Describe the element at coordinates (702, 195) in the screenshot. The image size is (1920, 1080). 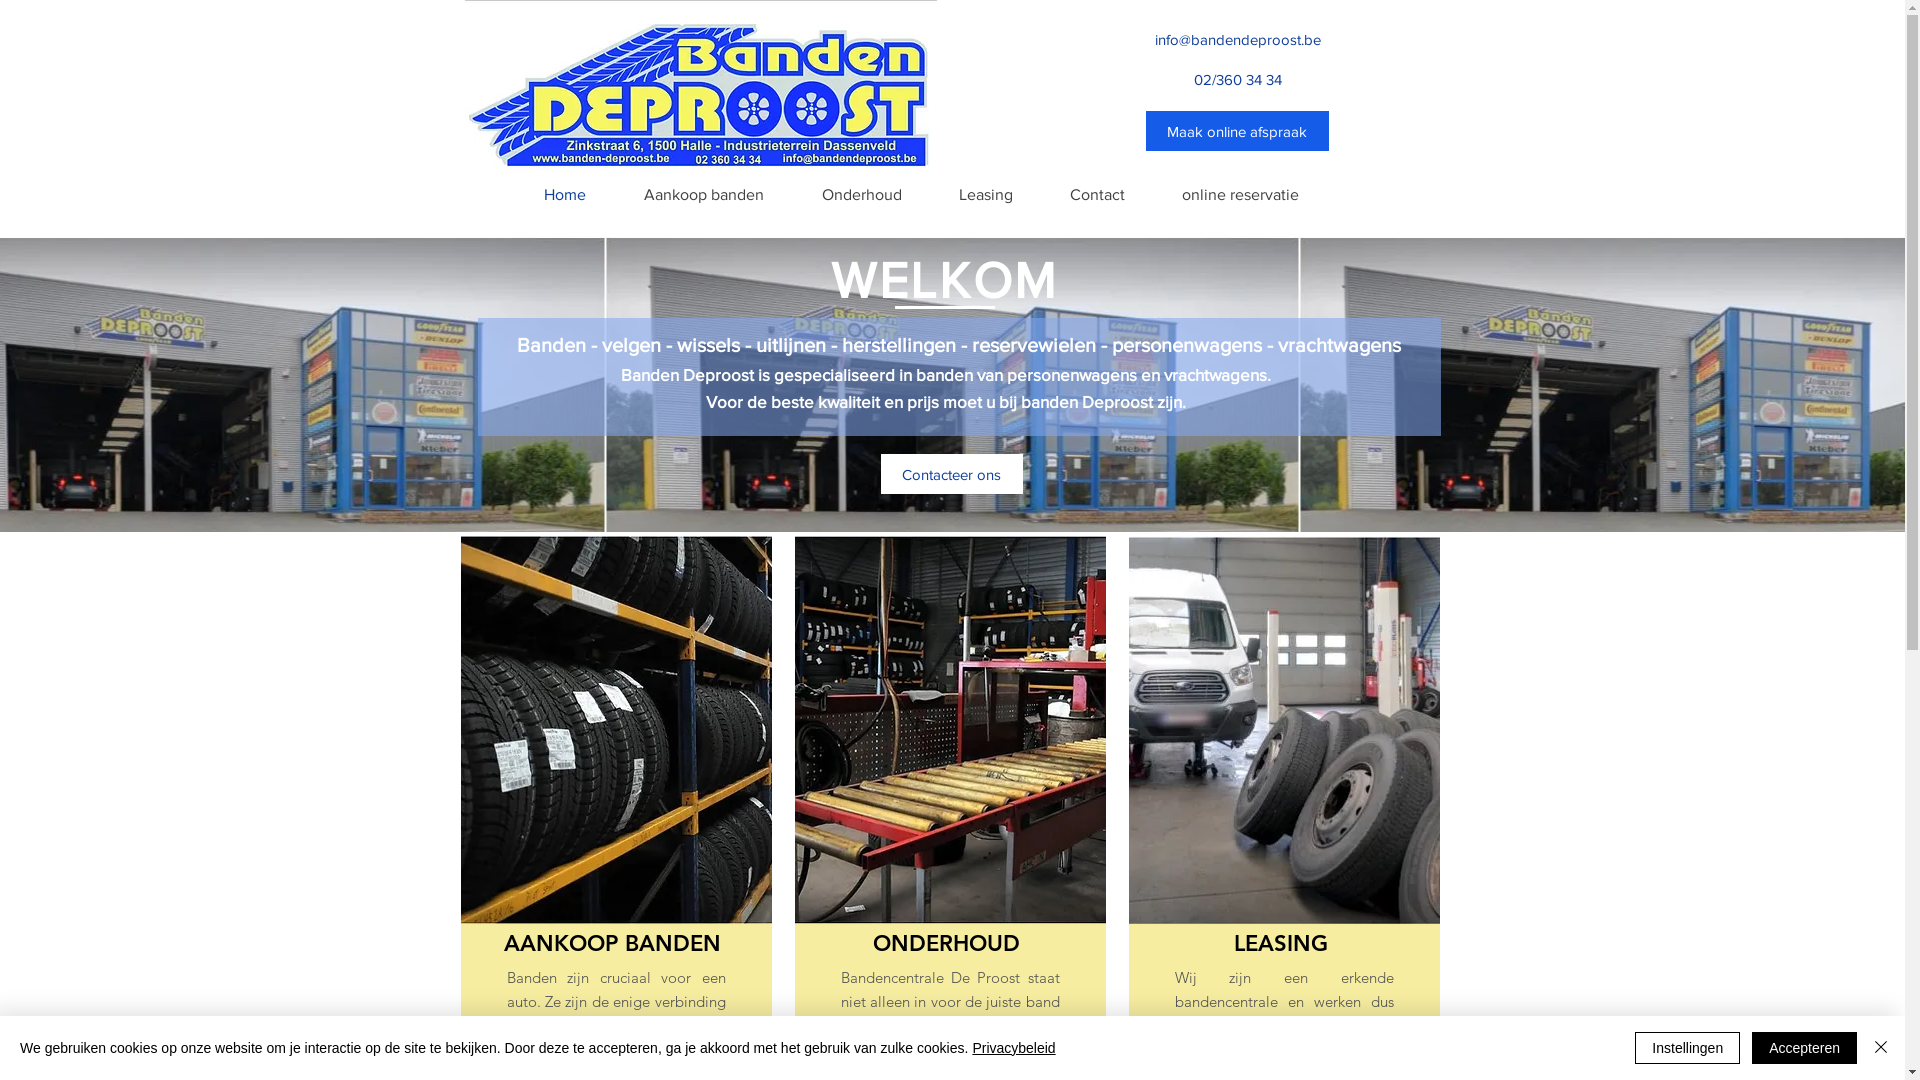
I see `'Aankoop banden'` at that location.